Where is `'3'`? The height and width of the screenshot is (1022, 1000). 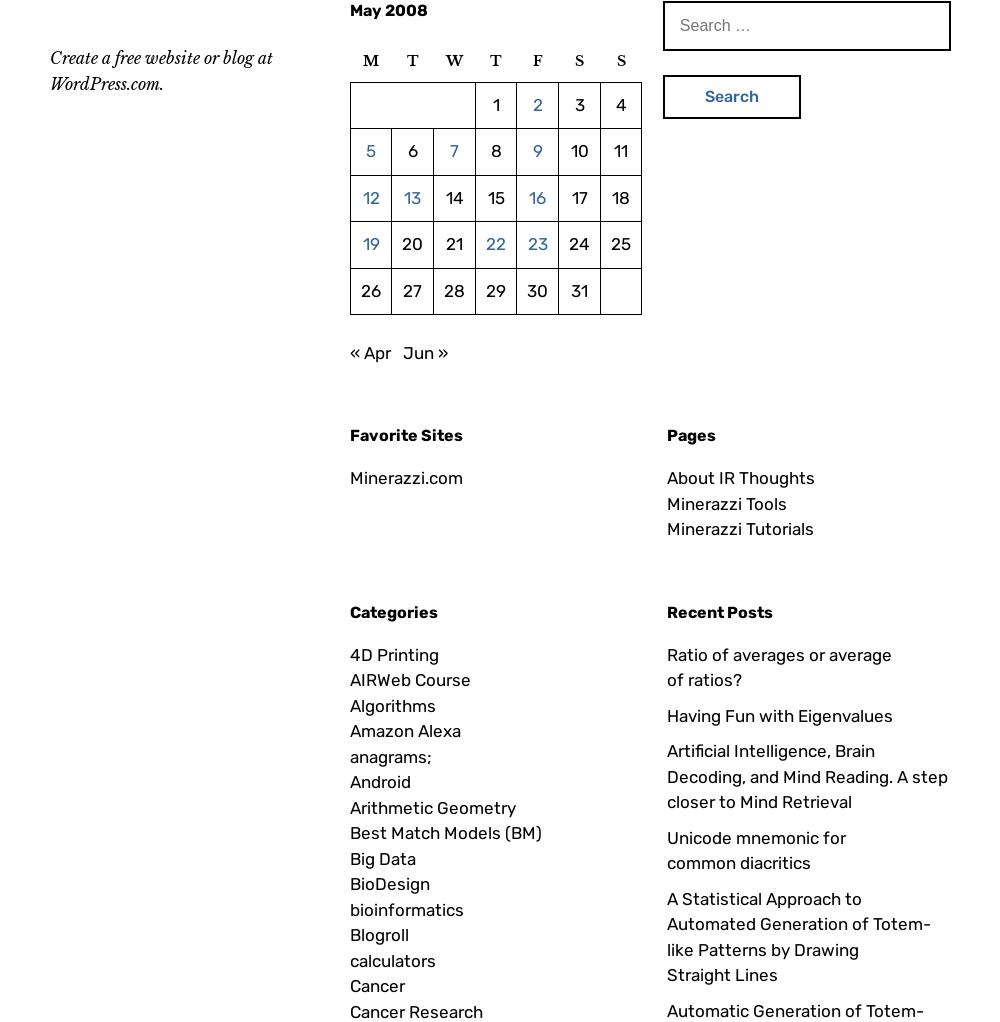 '3' is located at coordinates (578, 103).